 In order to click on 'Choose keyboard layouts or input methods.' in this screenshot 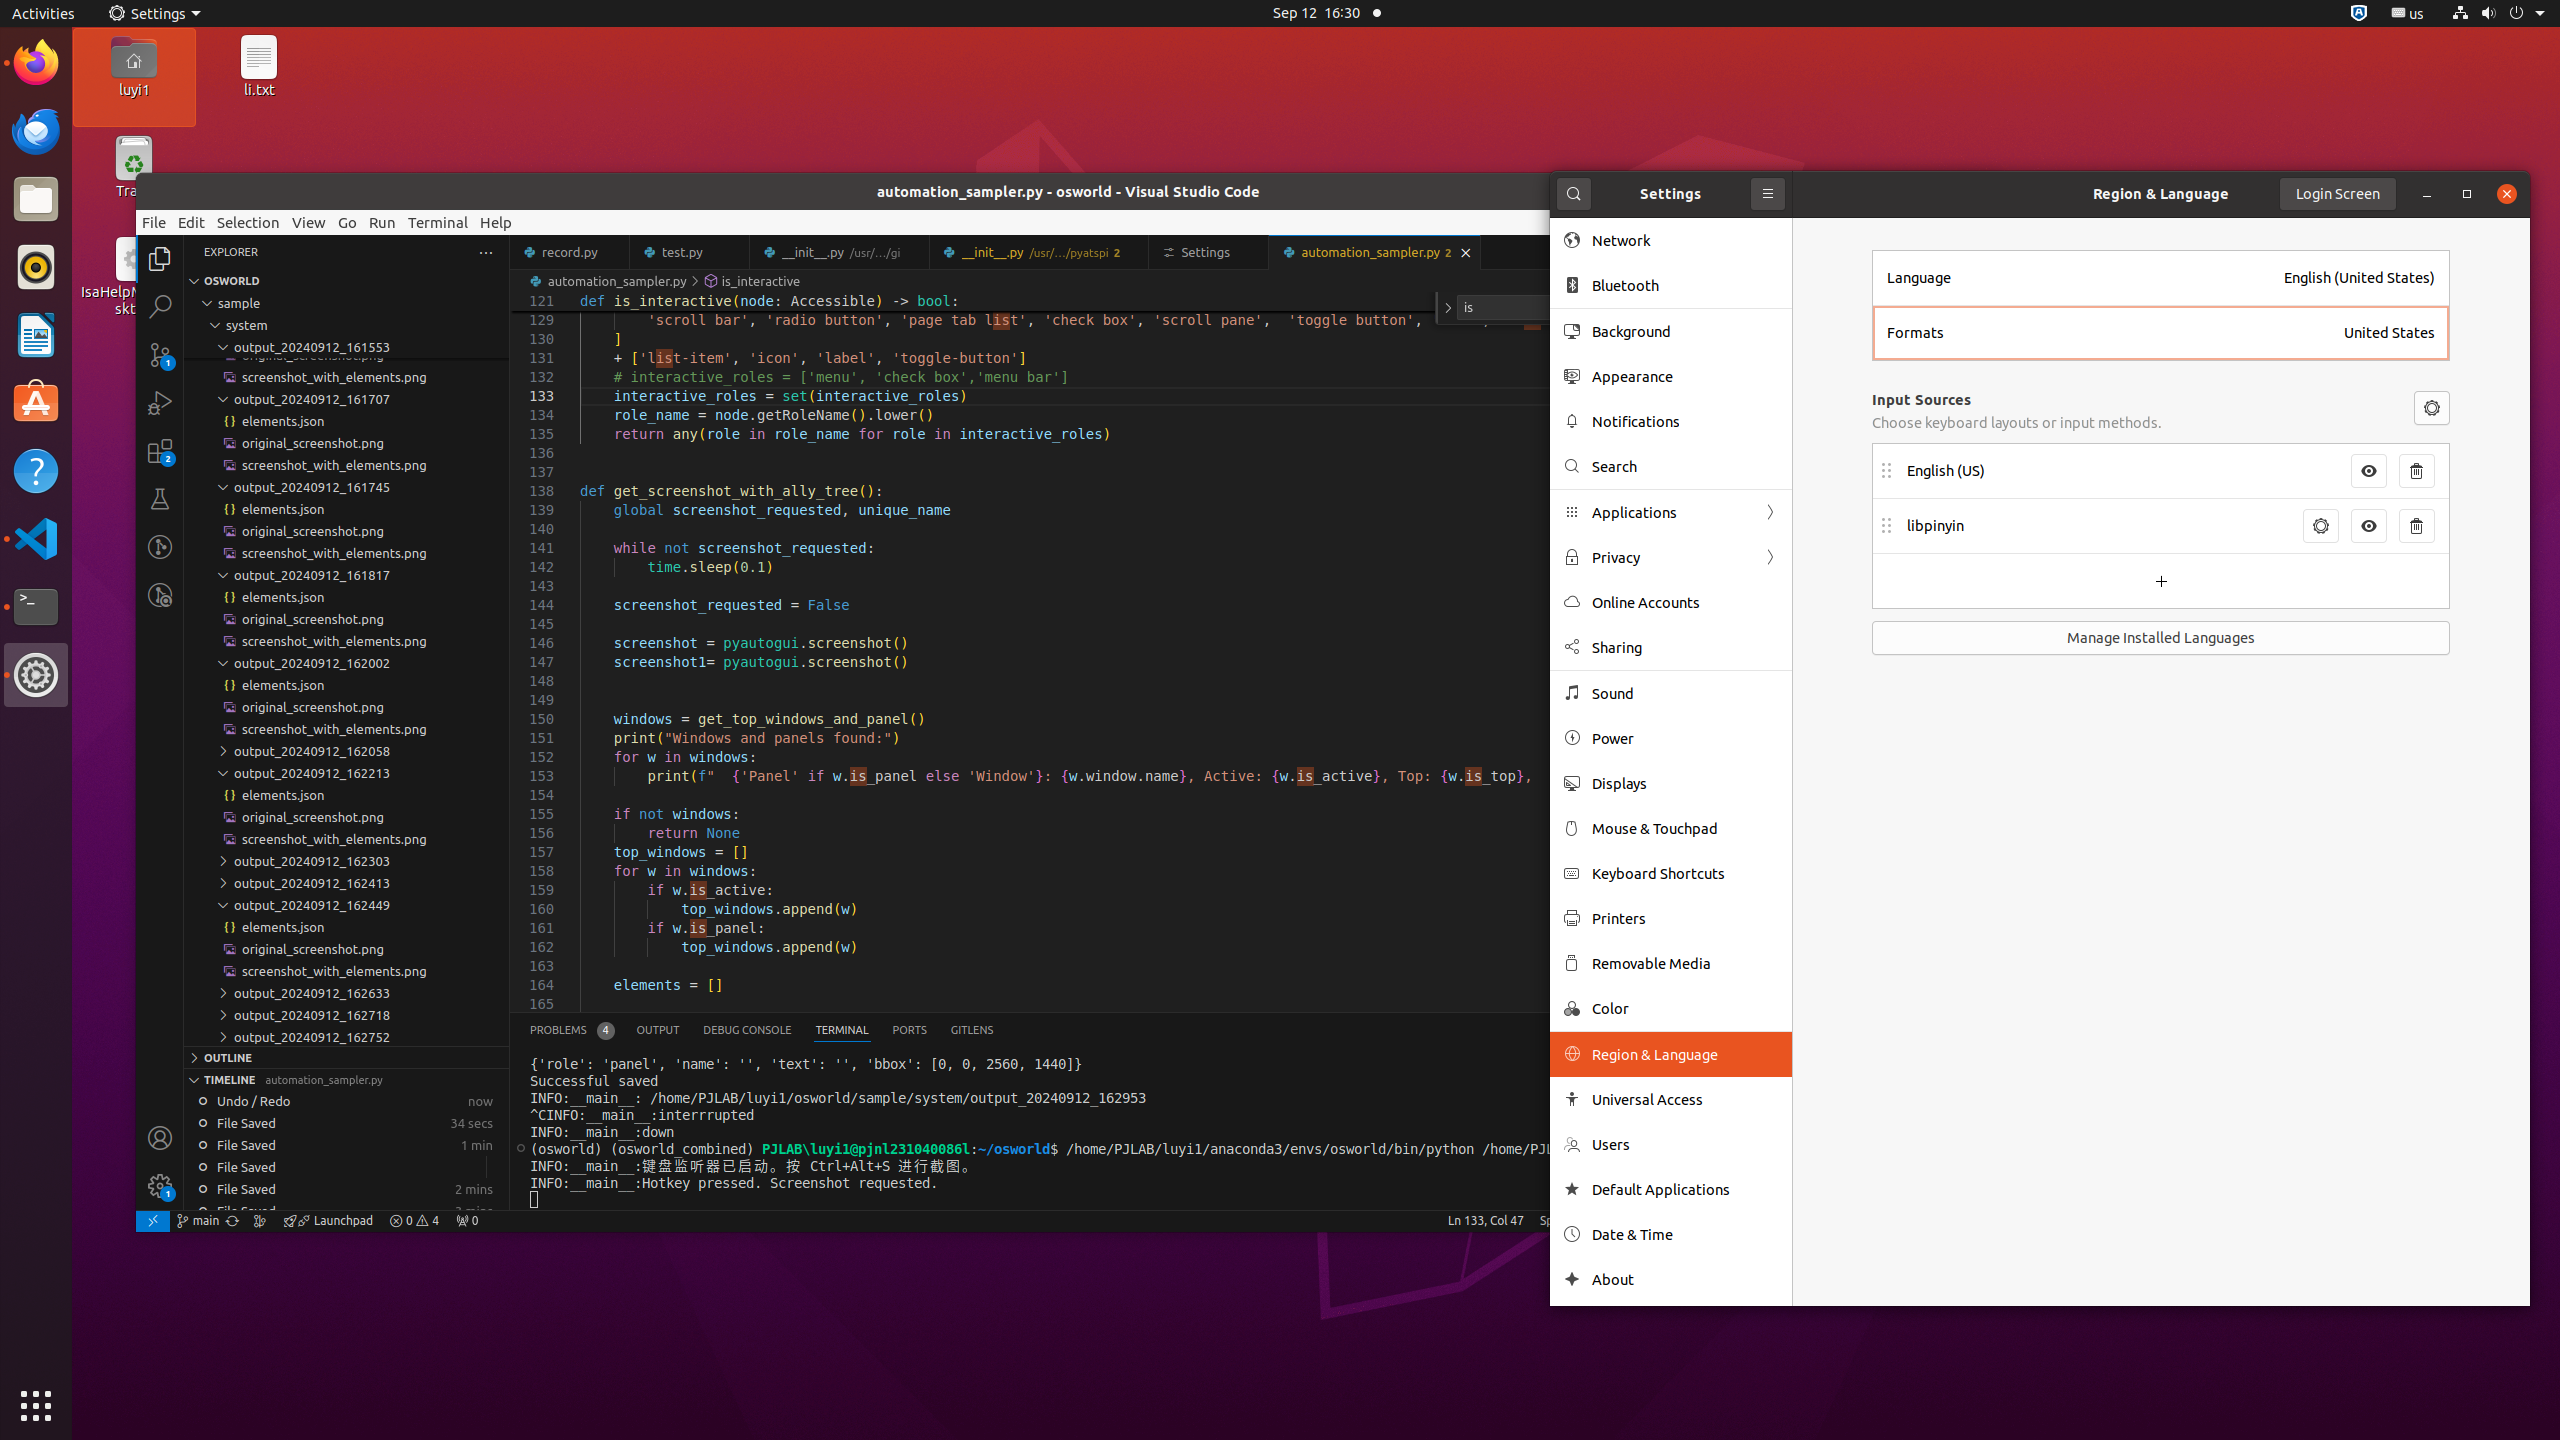, I will do `click(2017, 421)`.